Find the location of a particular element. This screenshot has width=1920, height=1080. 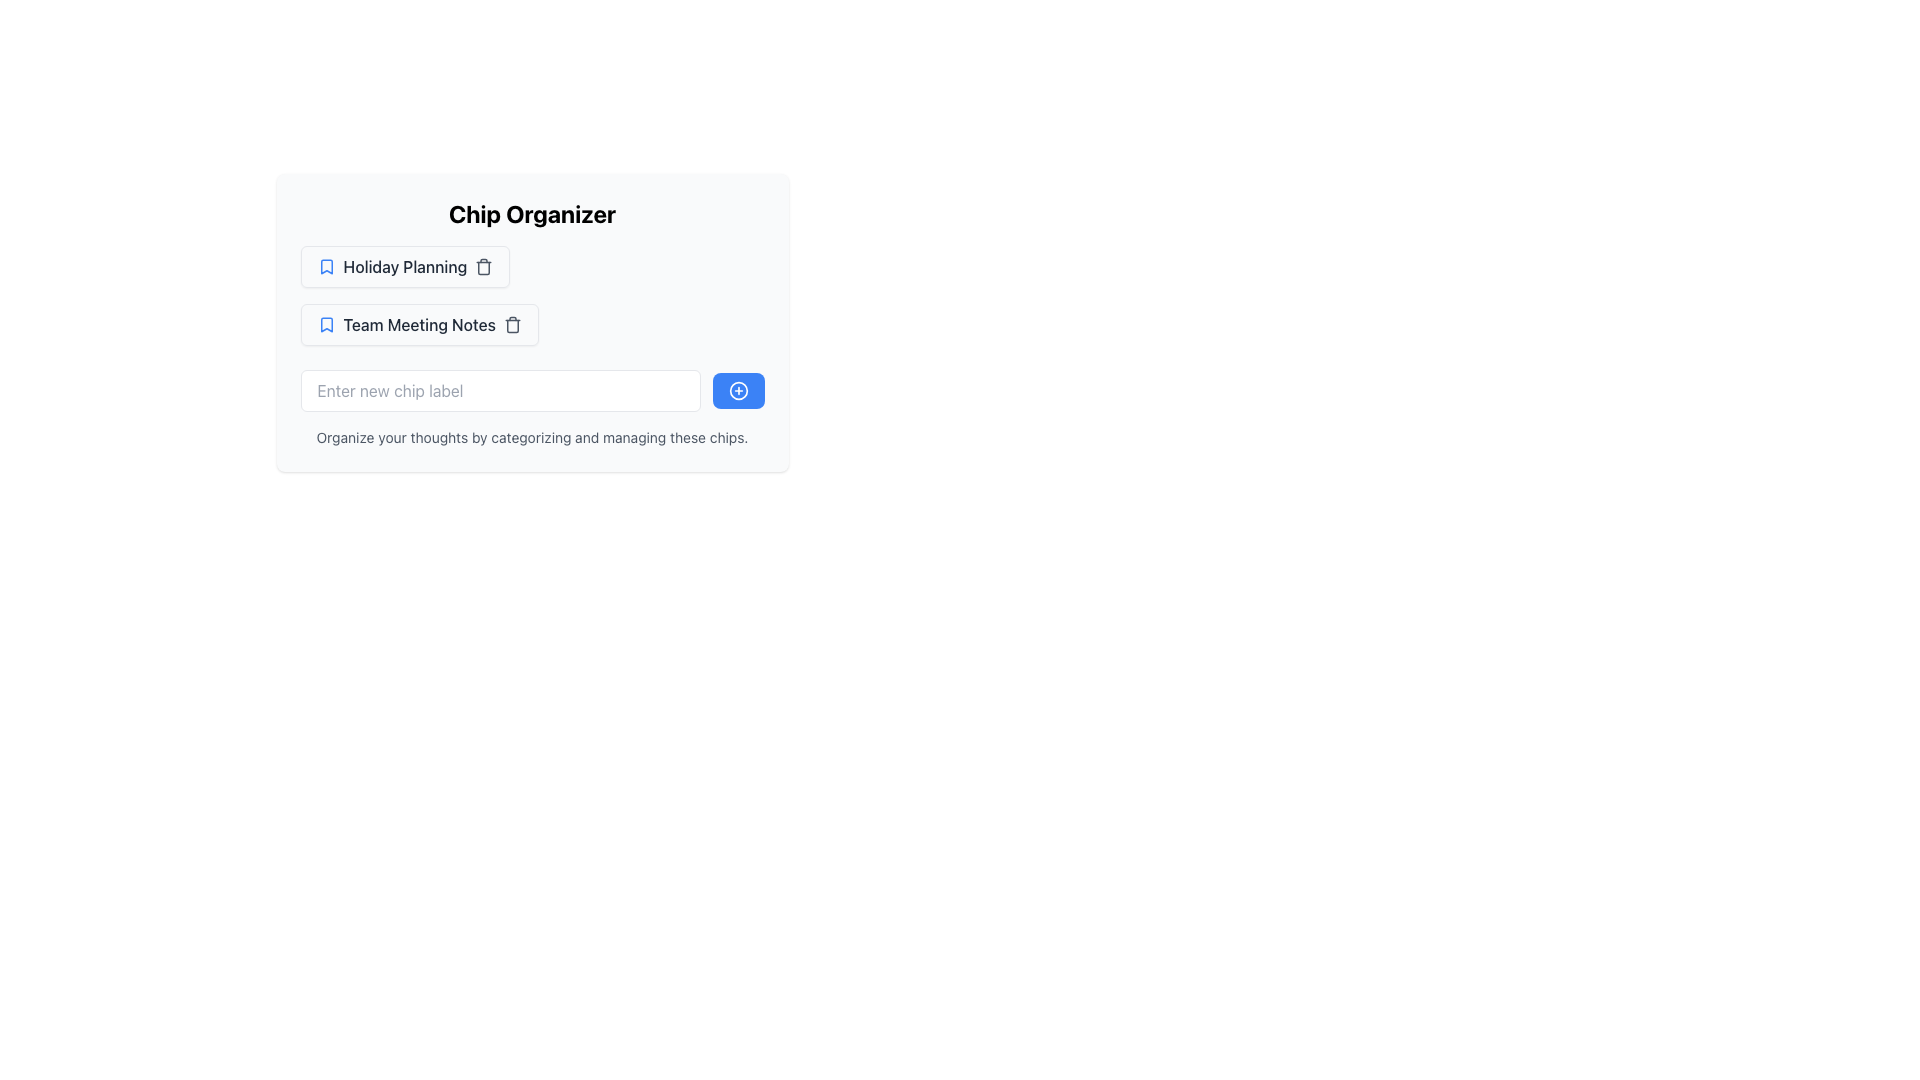

the circular outline of the SVG graphic that is part of a button located to the right of an input box is located at coordinates (737, 390).